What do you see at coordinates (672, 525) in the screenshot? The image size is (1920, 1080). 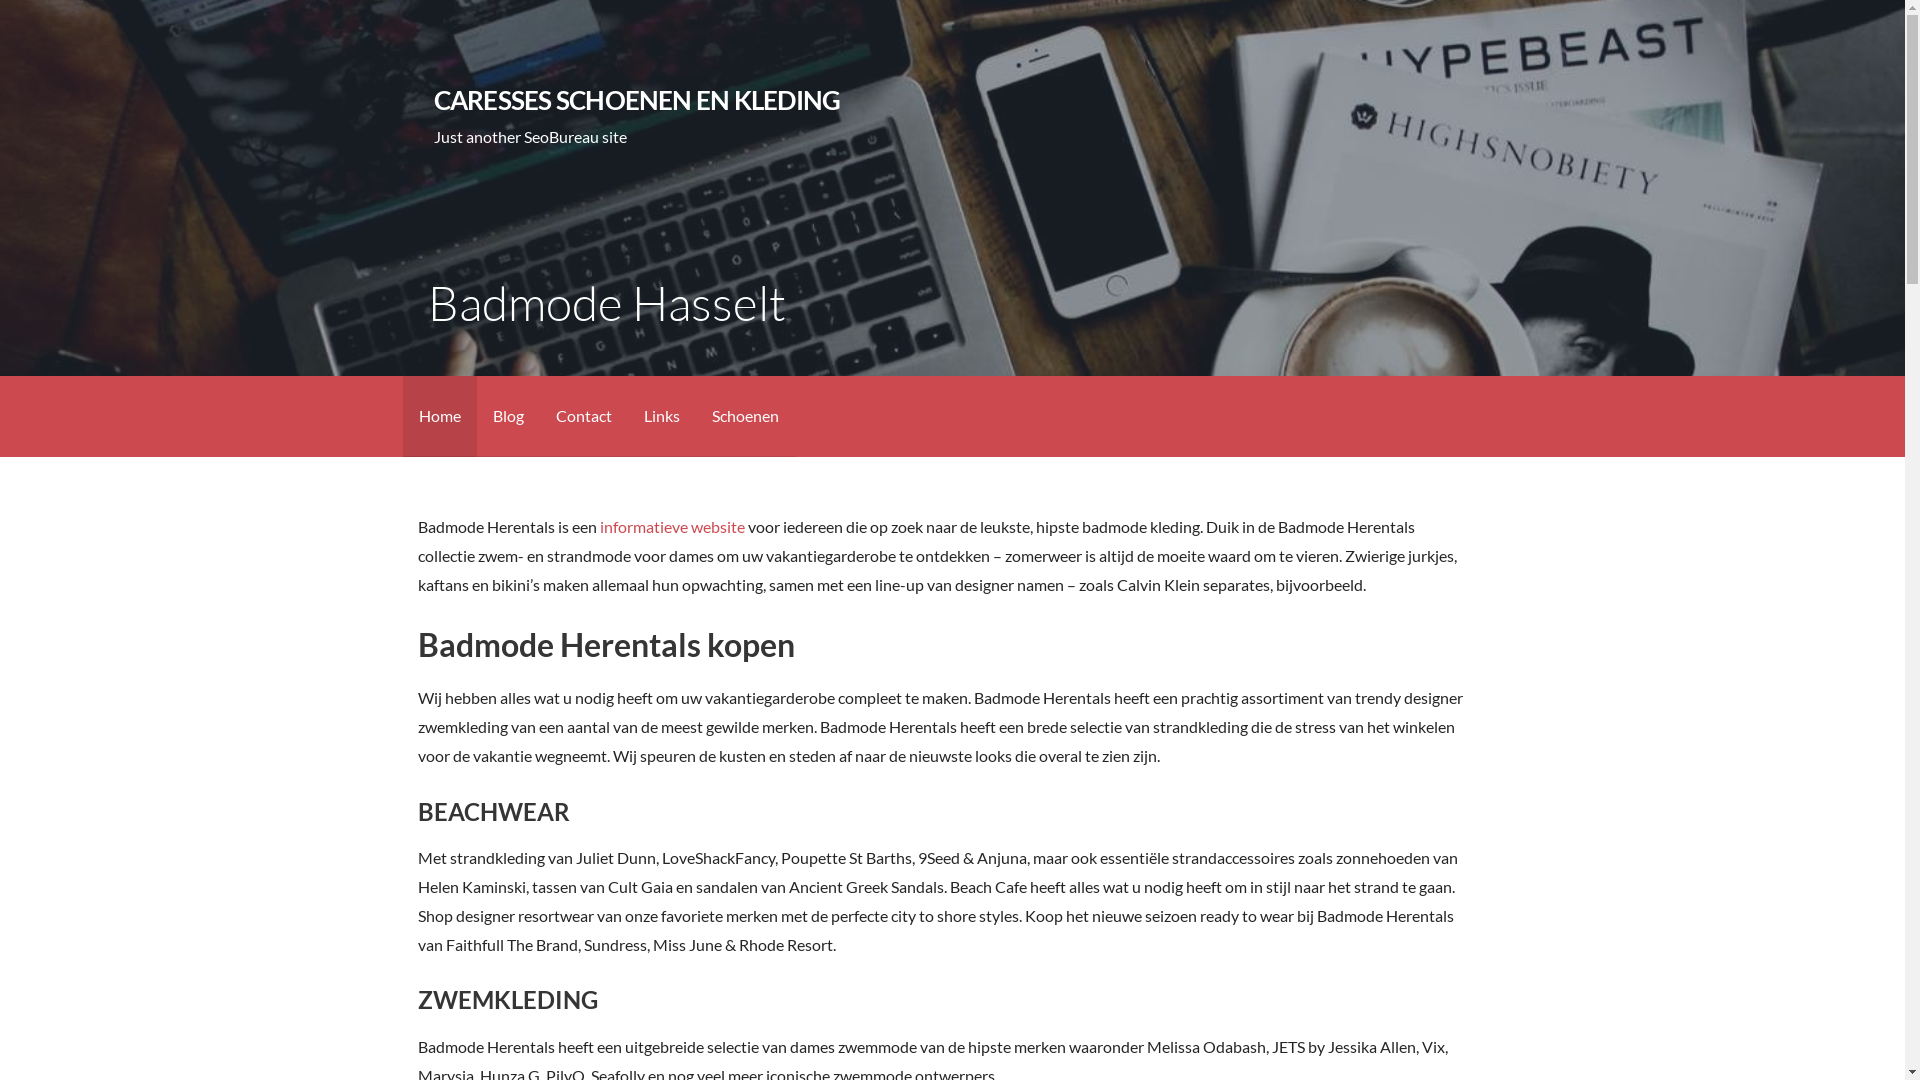 I see `'informatieve website'` at bounding box center [672, 525].